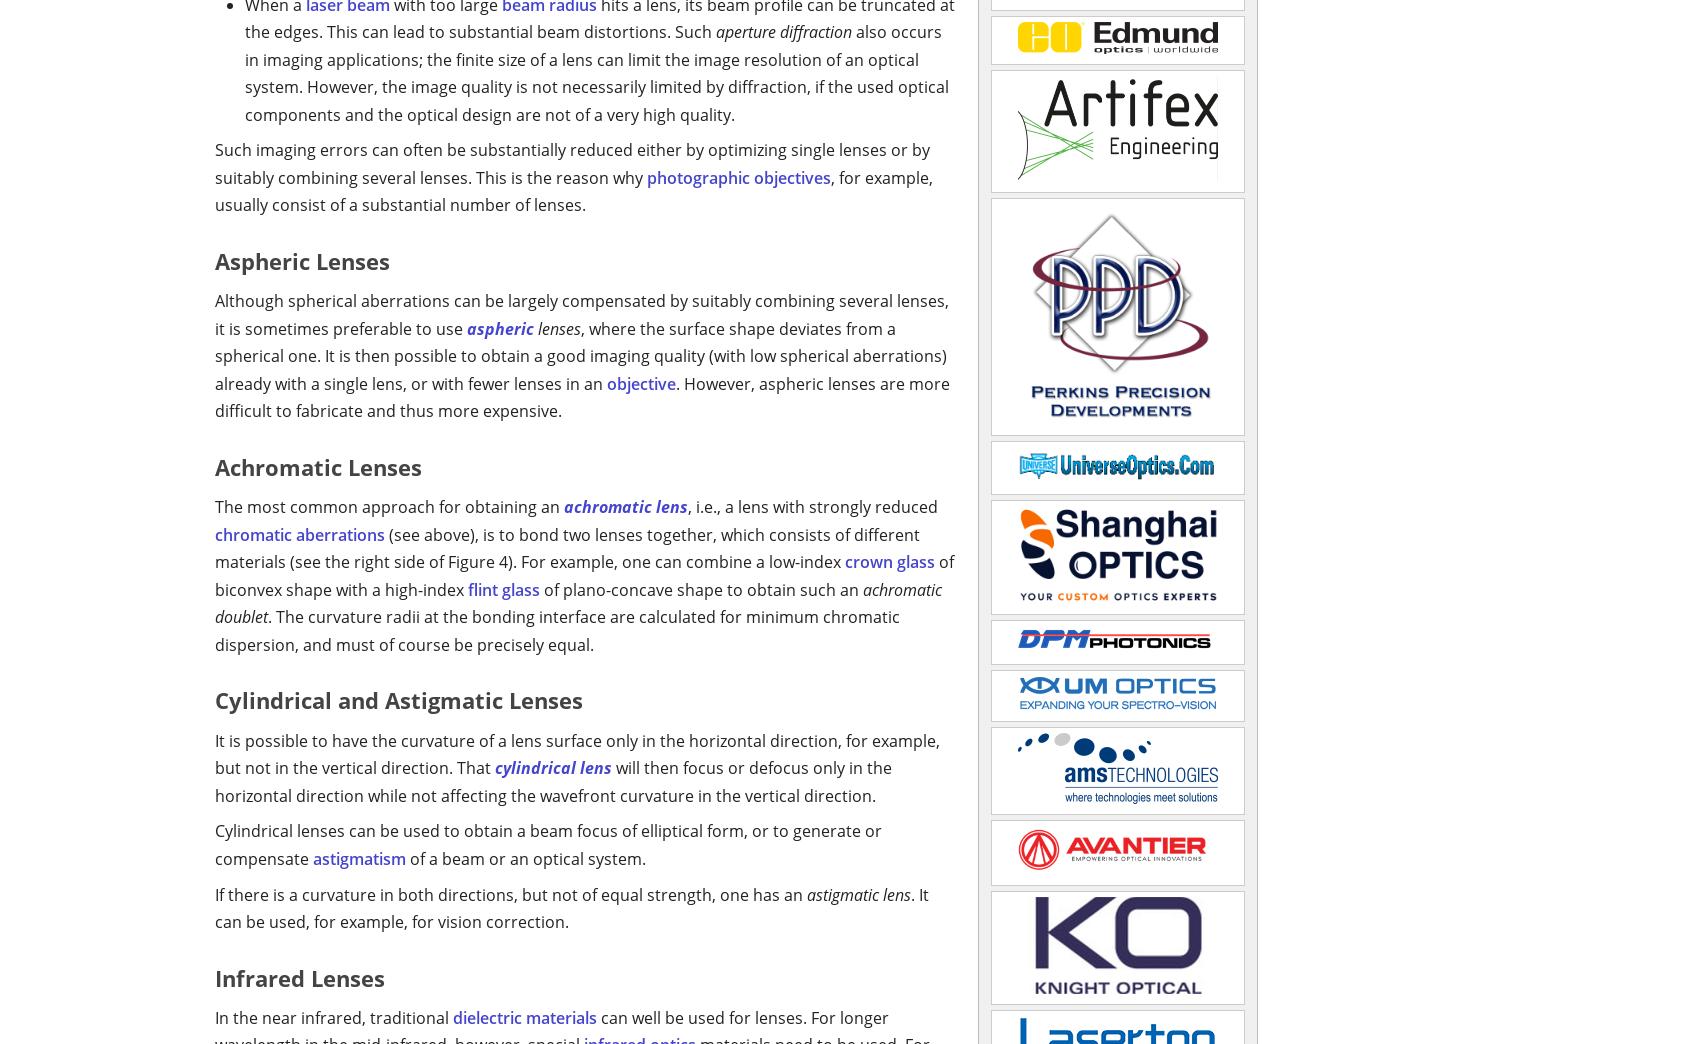  Describe the element at coordinates (318, 466) in the screenshot. I see `'Achromatic Lenses'` at that location.